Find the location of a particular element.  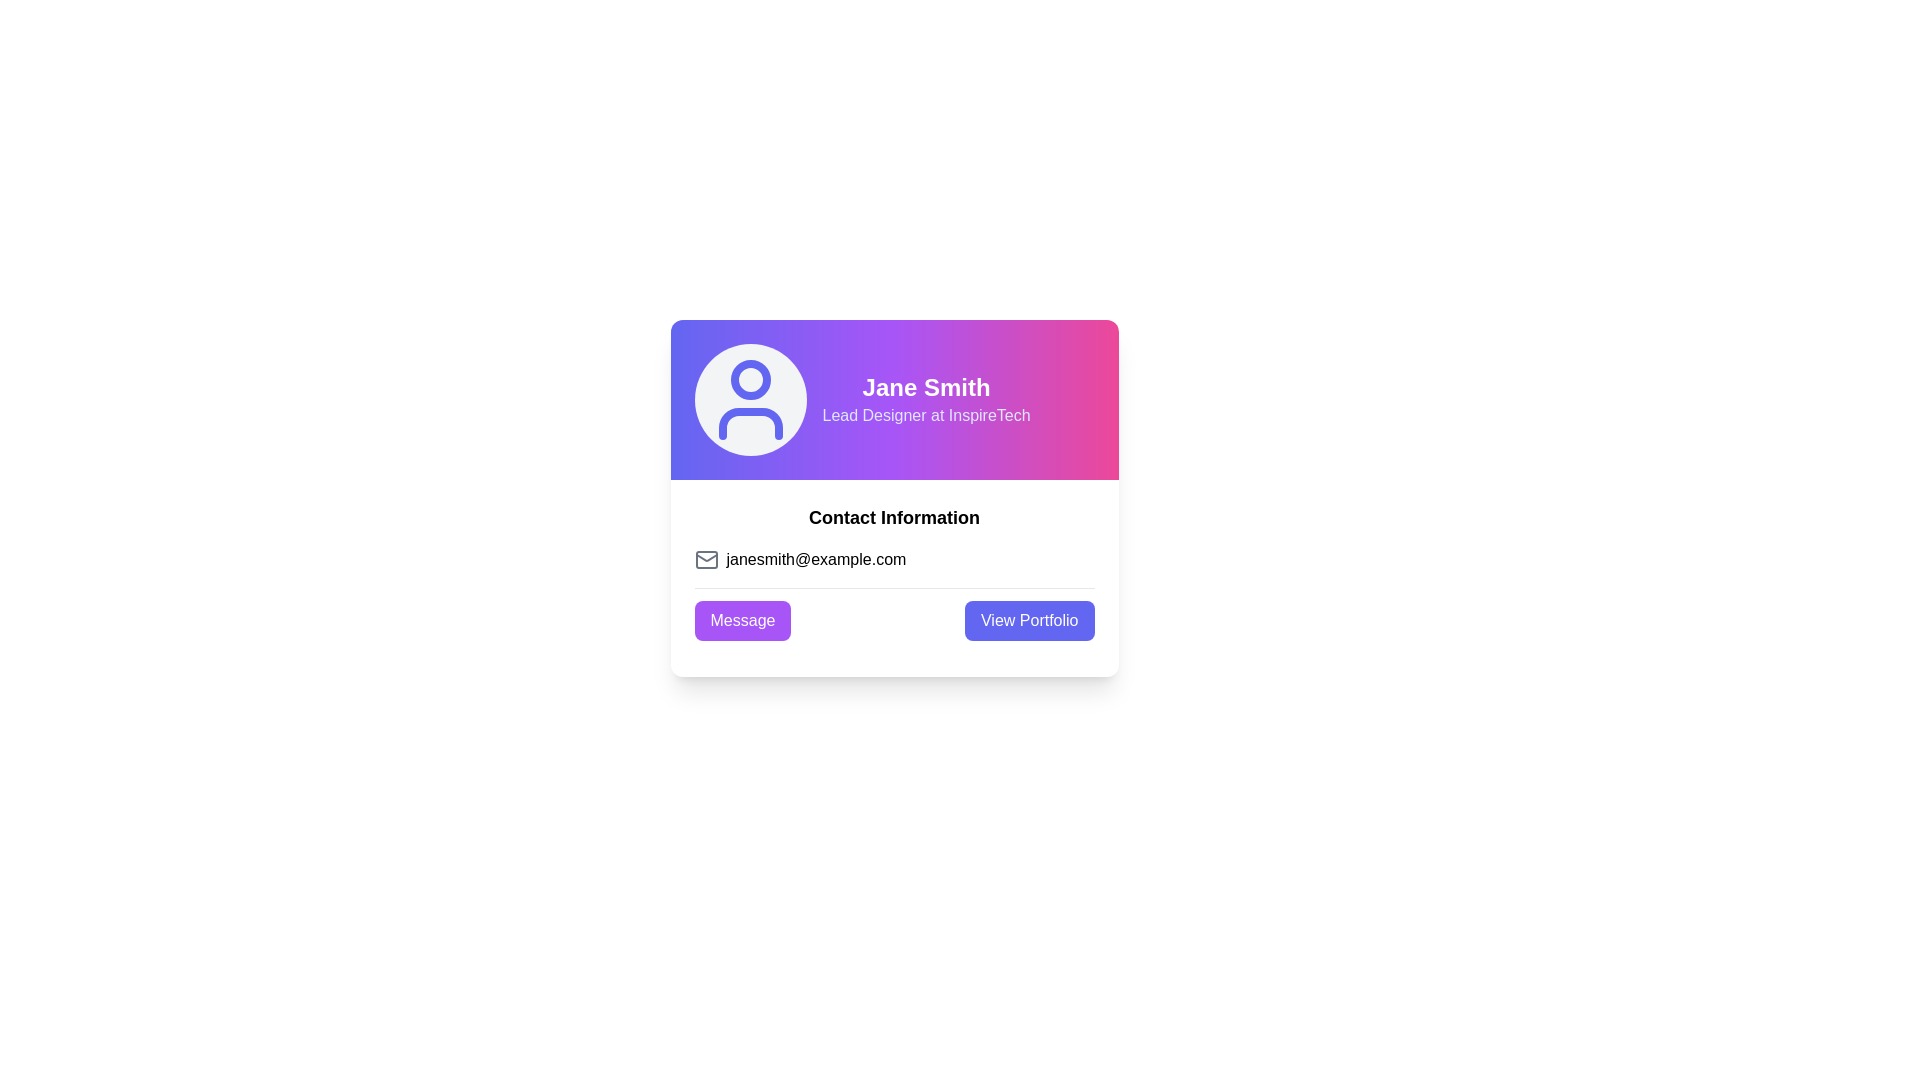

the text label displaying the user's email address located below the 'Contact Information' heading and above the 'Message' and 'View Portfolio' buttons is located at coordinates (893, 559).